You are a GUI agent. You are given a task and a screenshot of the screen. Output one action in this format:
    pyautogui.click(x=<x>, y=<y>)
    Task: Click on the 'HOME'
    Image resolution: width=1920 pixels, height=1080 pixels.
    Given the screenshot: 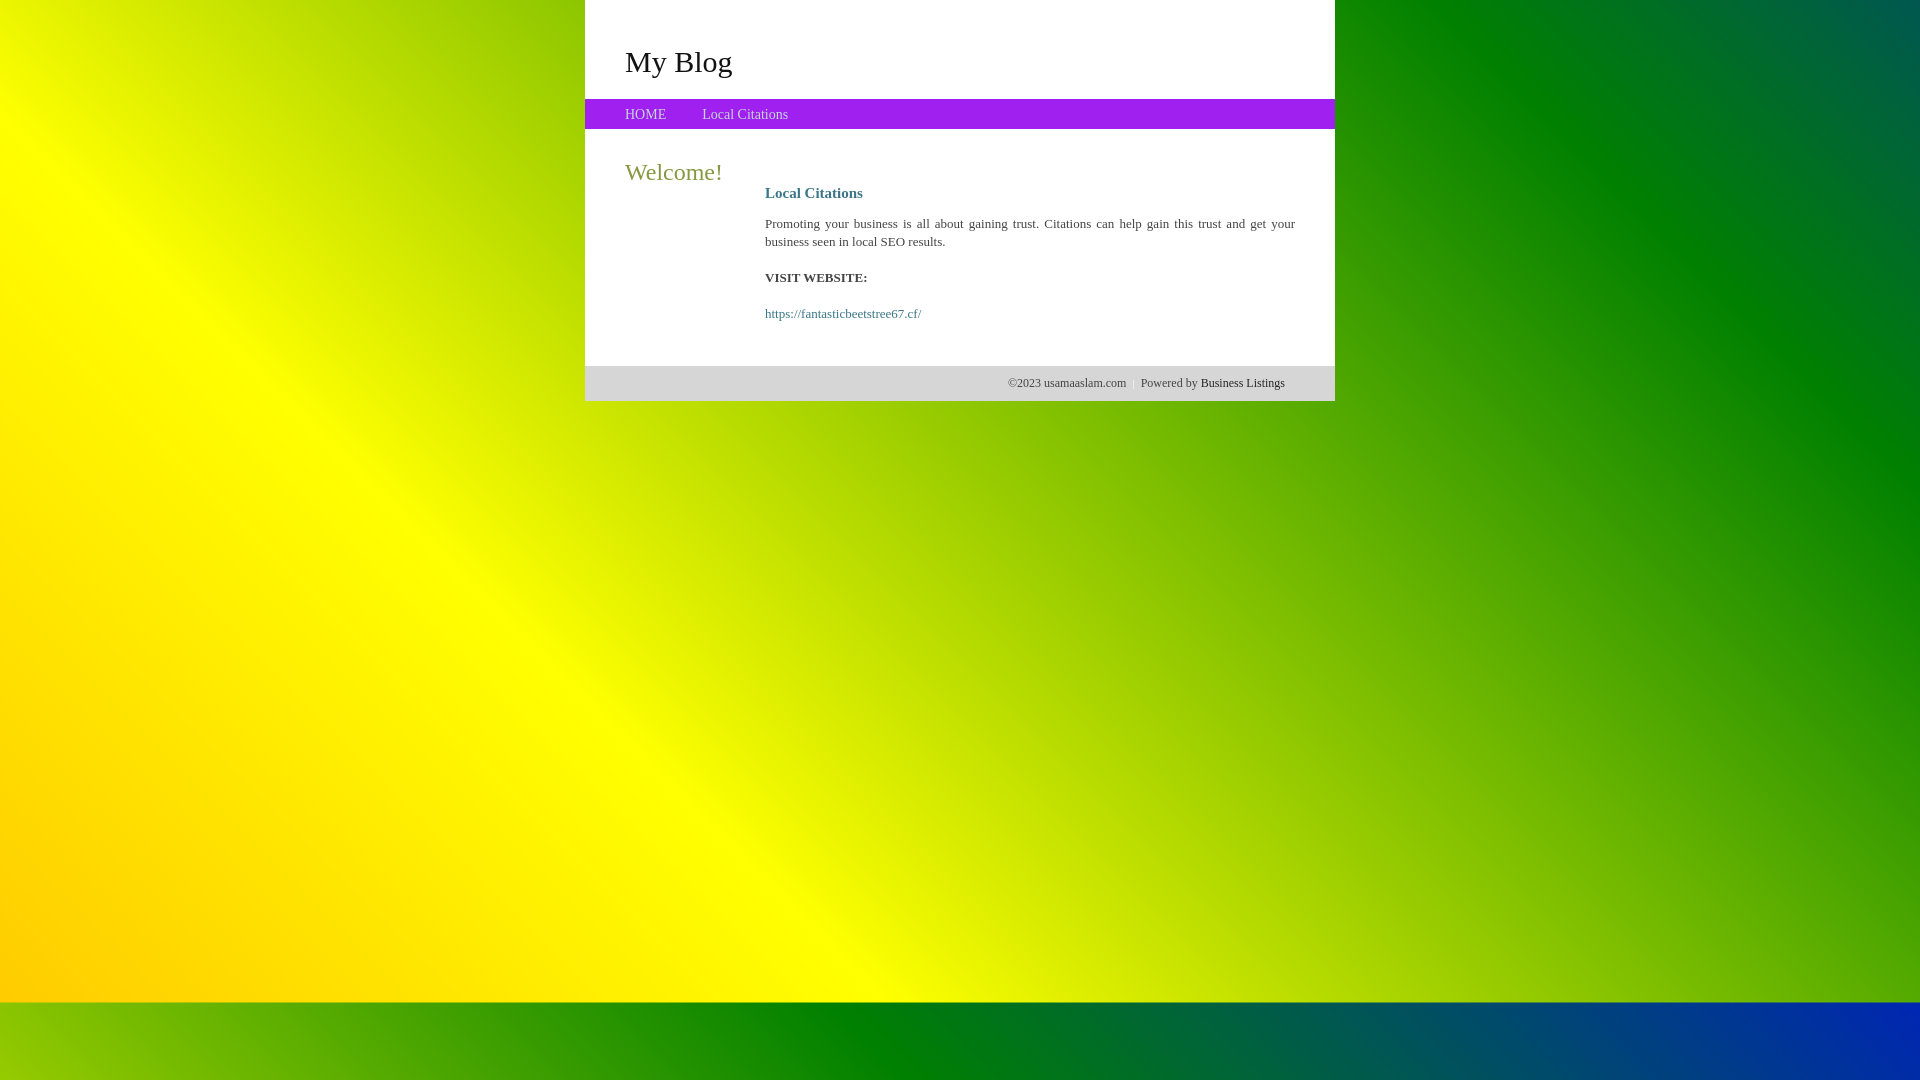 What is the action you would take?
    pyautogui.click(x=645, y=114)
    